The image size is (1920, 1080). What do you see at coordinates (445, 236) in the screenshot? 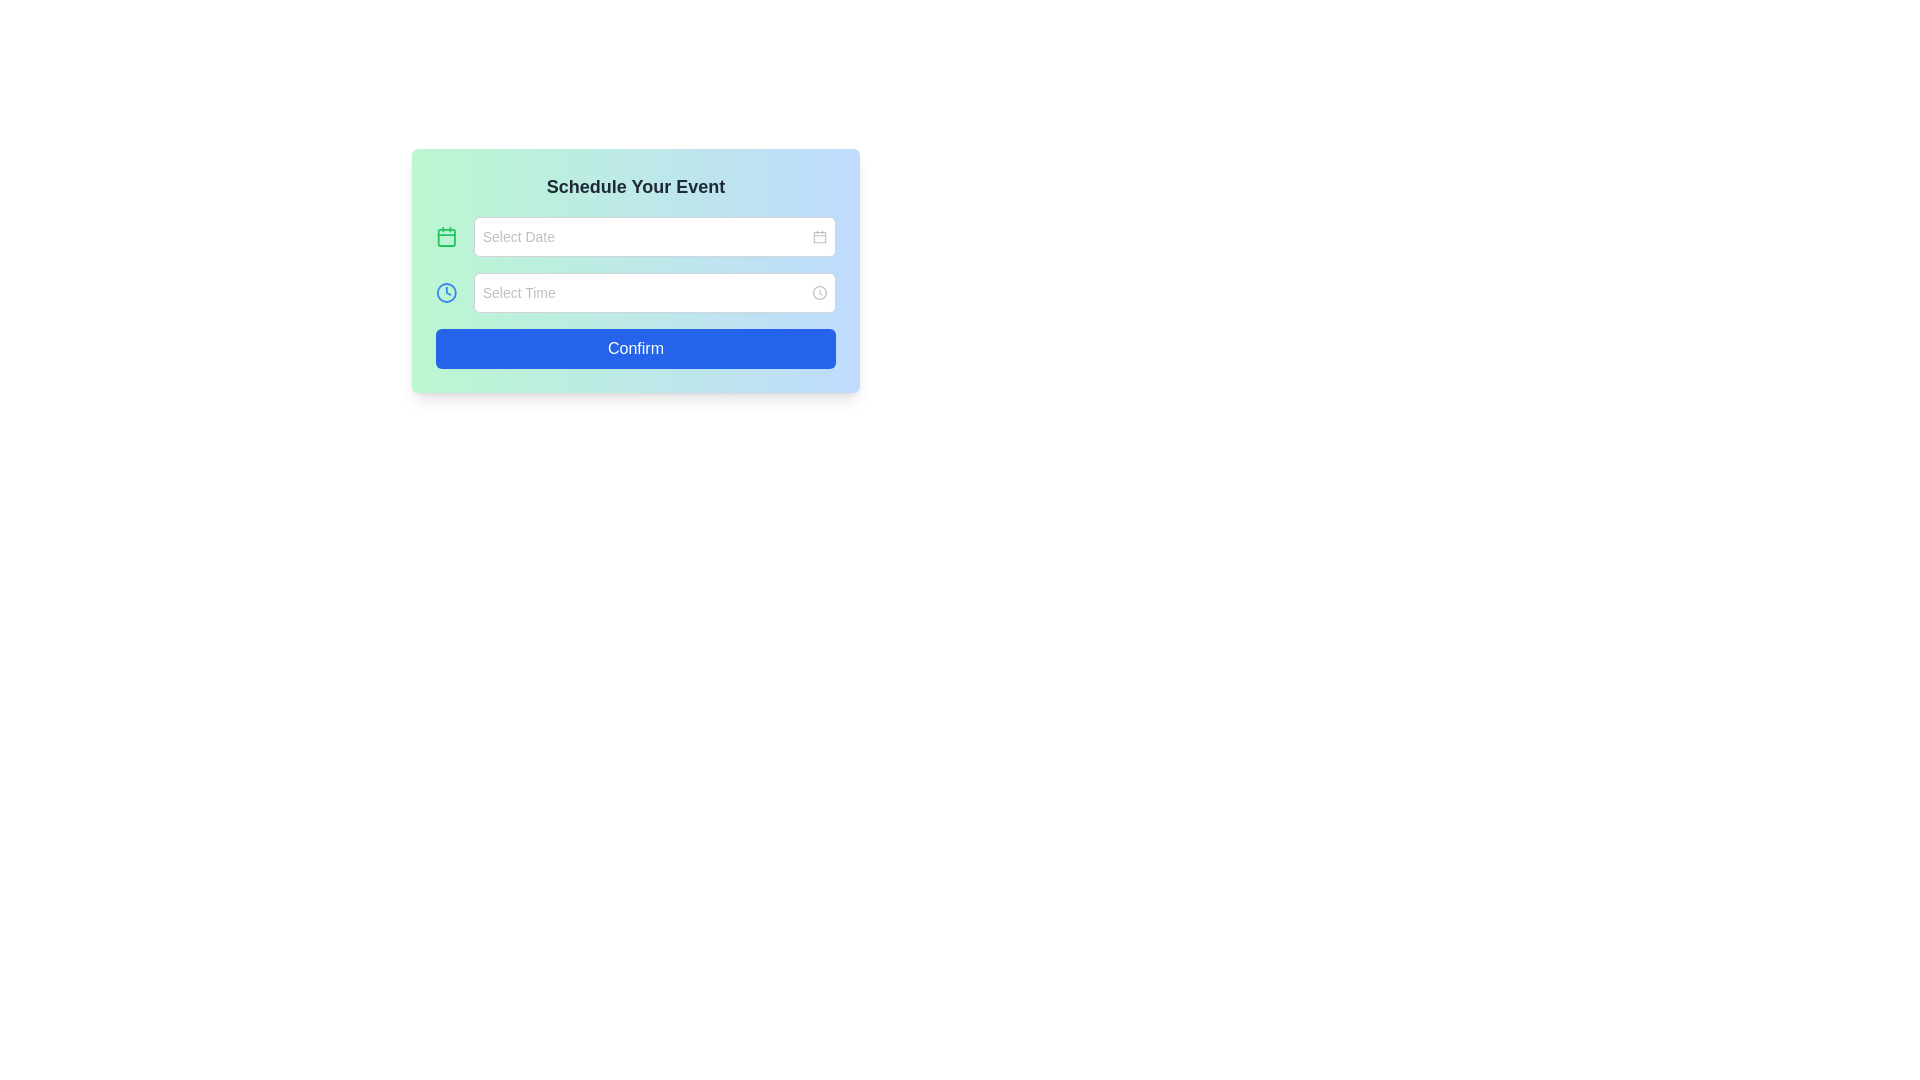
I see `the small rectangle with rounded corners that has a green outline, located inside the calendar icon to the left of the 'Select Date' input field` at bounding box center [445, 236].